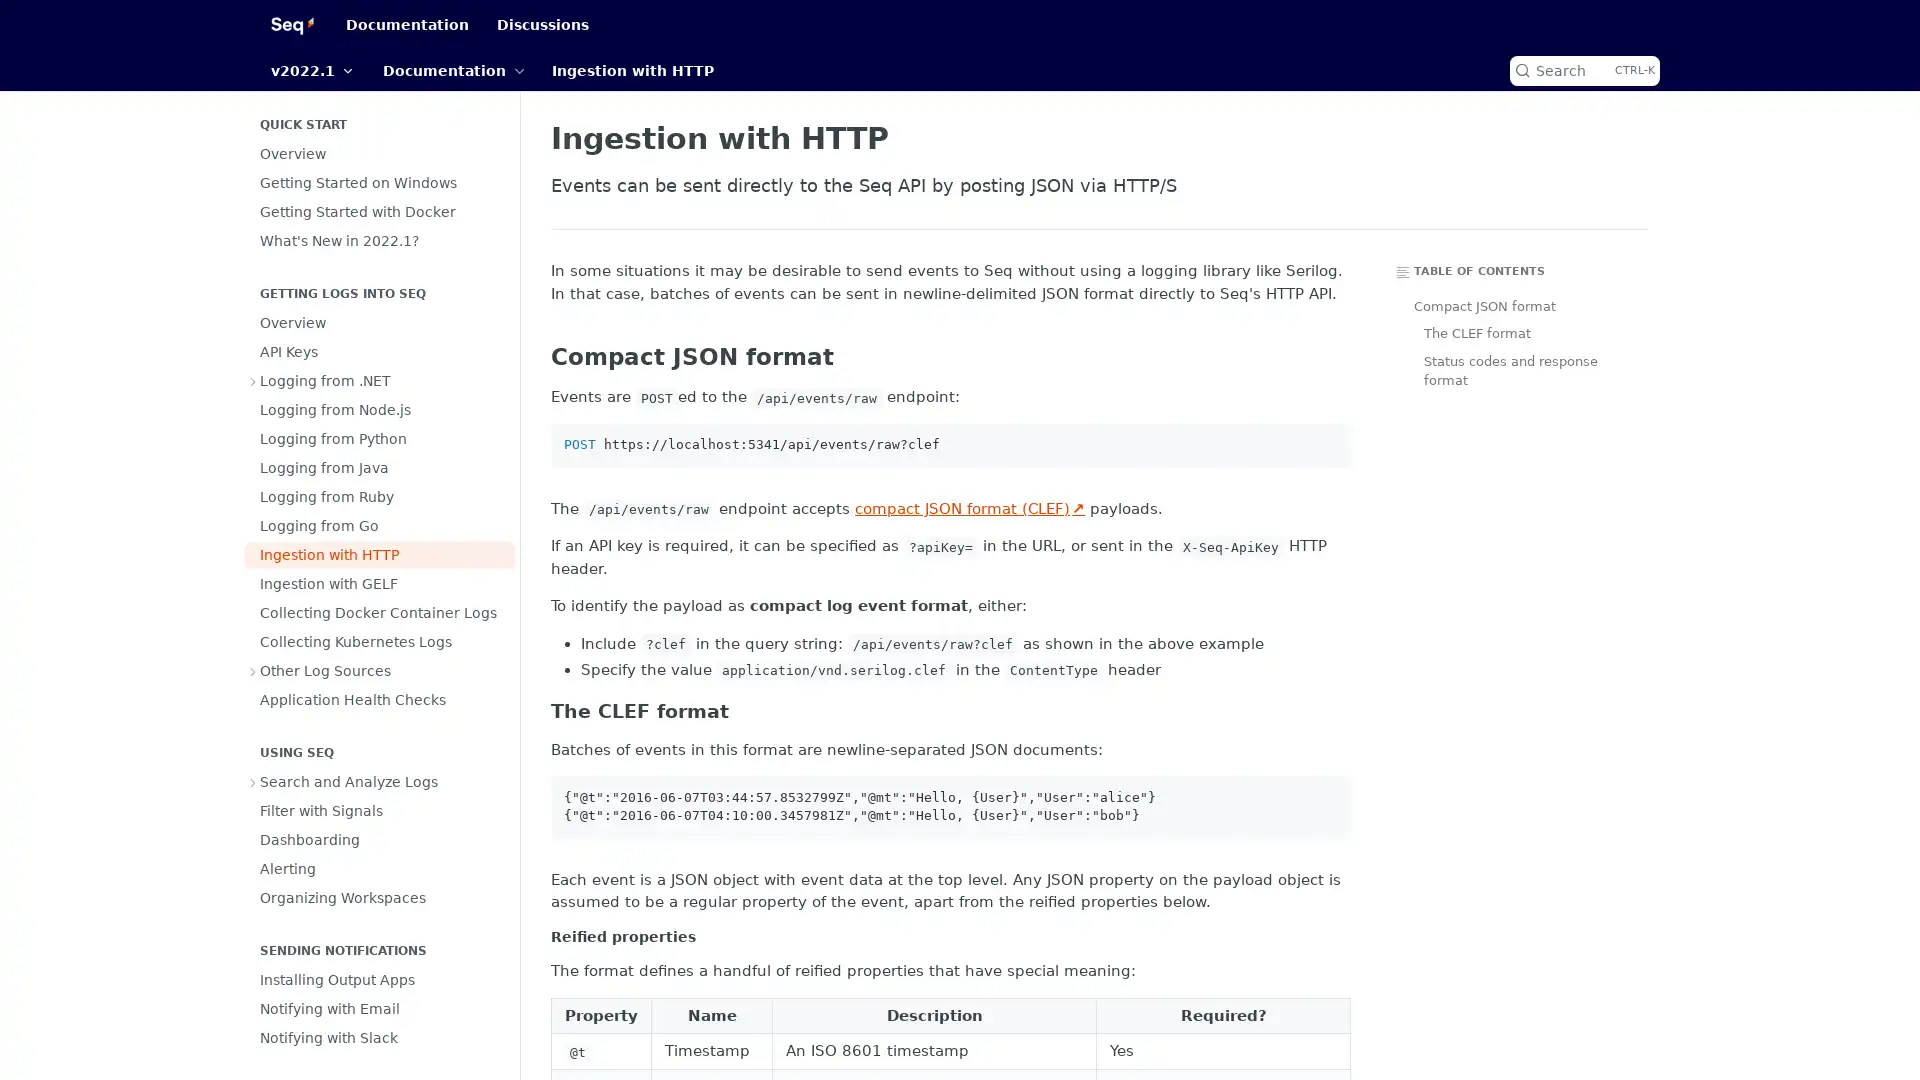 This screenshot has width=1920, height=1080. I want to click on Show subpages for Logging from .NET, so click(253, 381).